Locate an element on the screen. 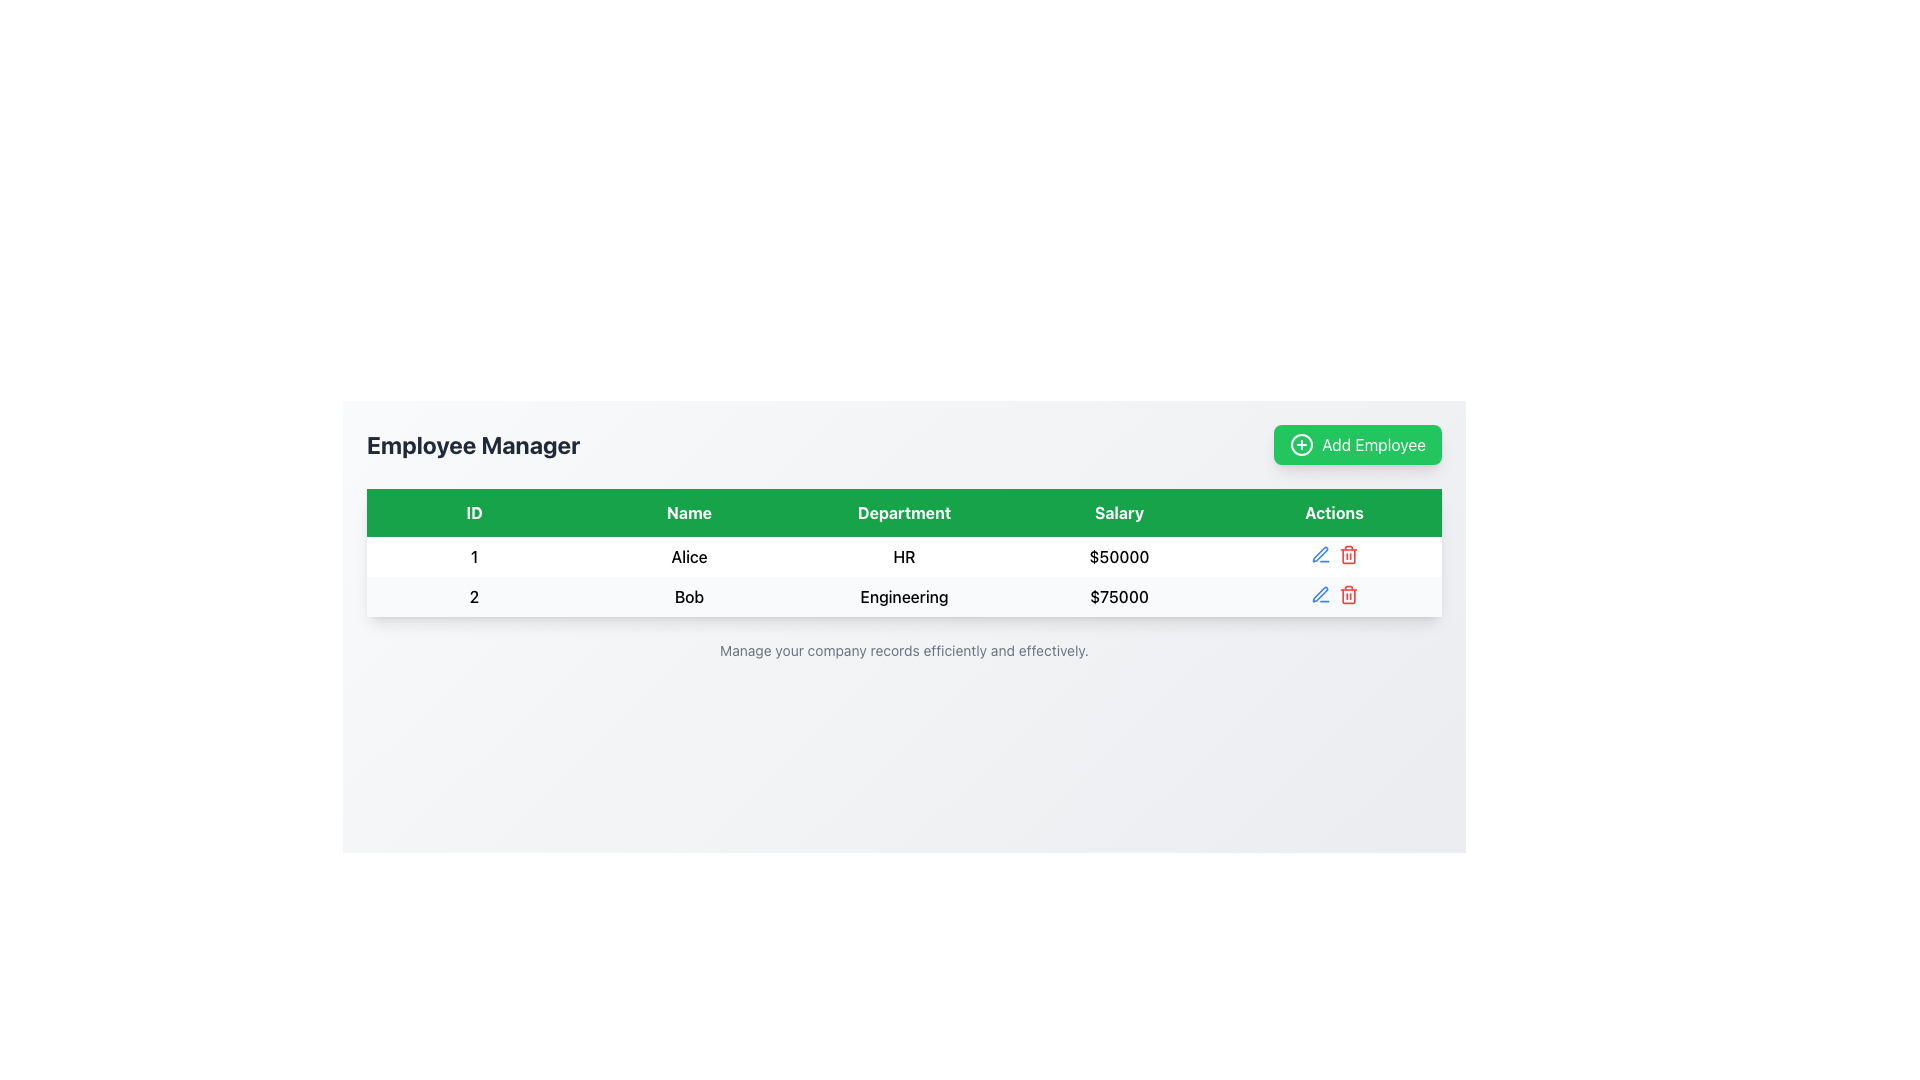 This screenshot has width=1920, height=1080. the fifth Table Header Cell in the data table, which indicates the purpose of the column containing interaction buttons for associated actions is located at coordinates (1334, 512).